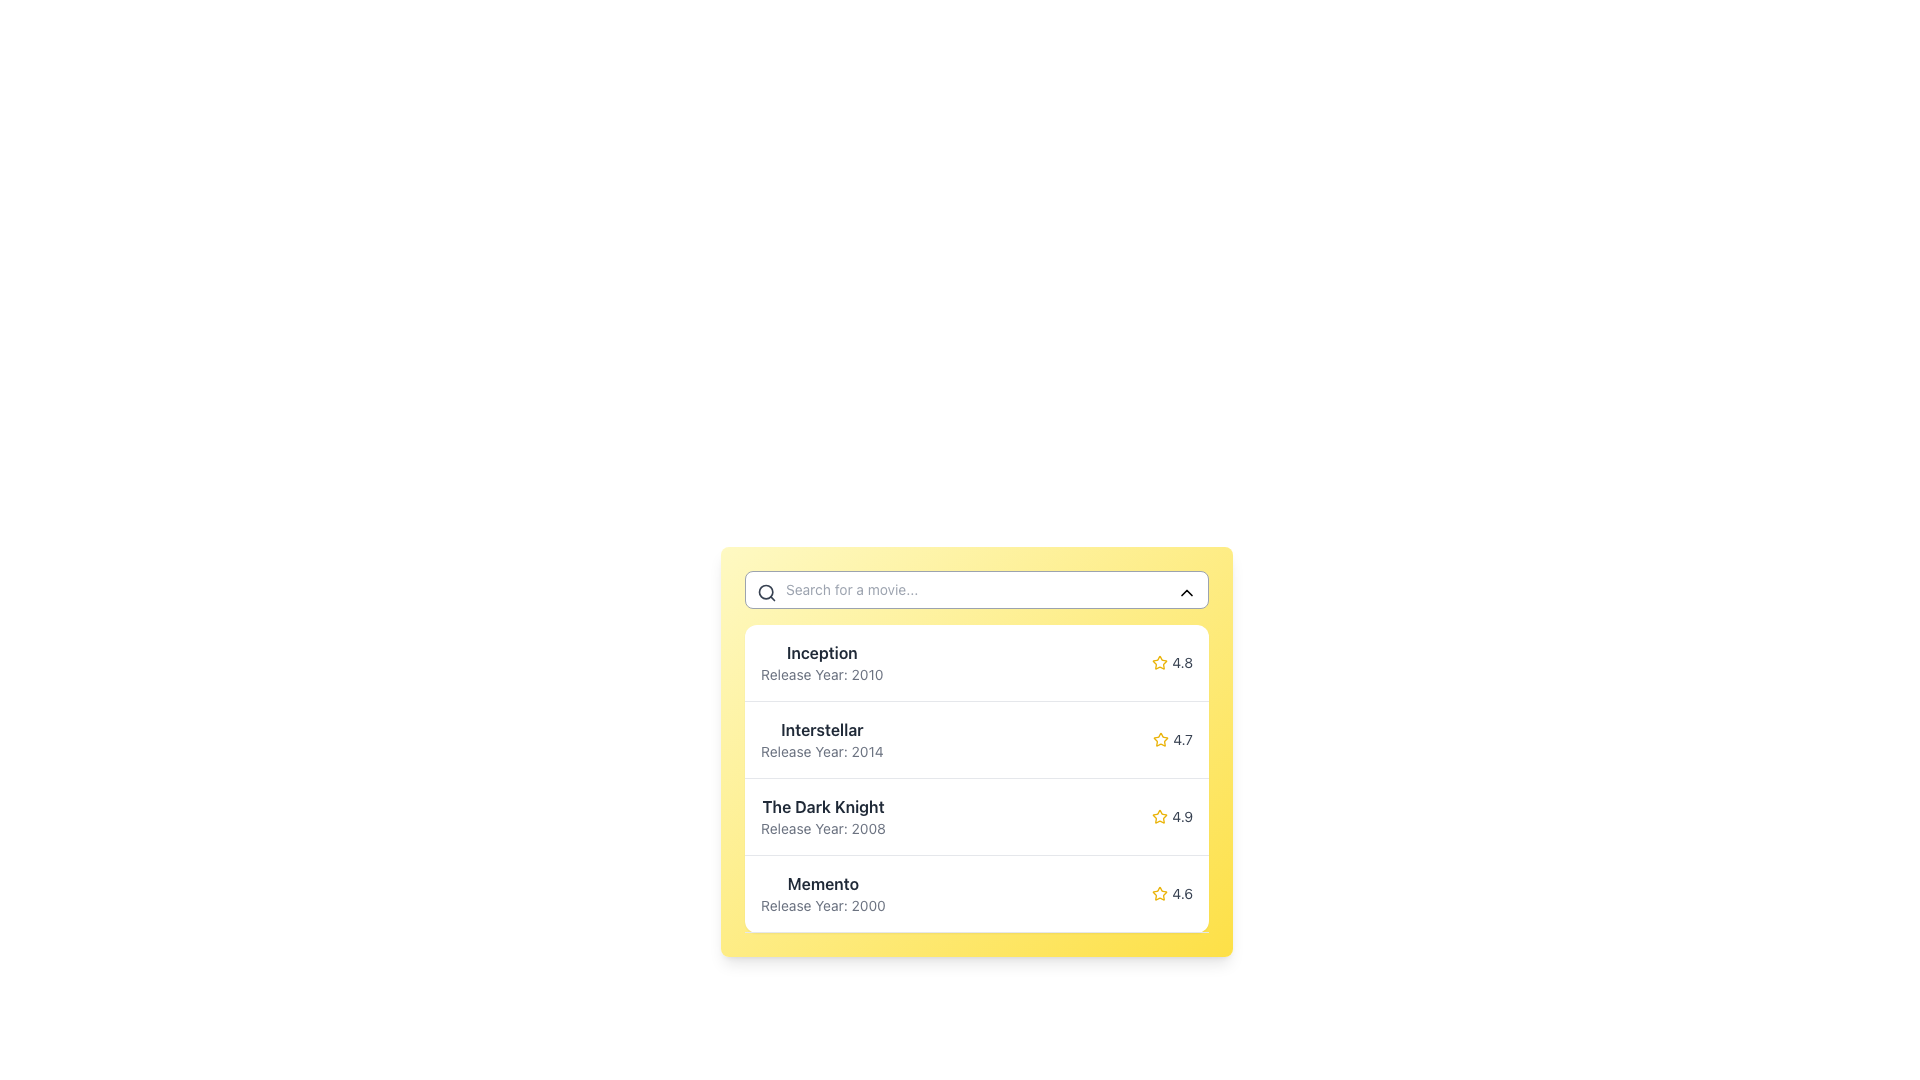 The image size is (1920, 1080). What do you see at coordinates (822, 675) in the screenshot?
I see `the text label displaying 'Release Year: 2010', which is located below the movie title 'Inception' in the movie list` at bounding box center [822, 675].